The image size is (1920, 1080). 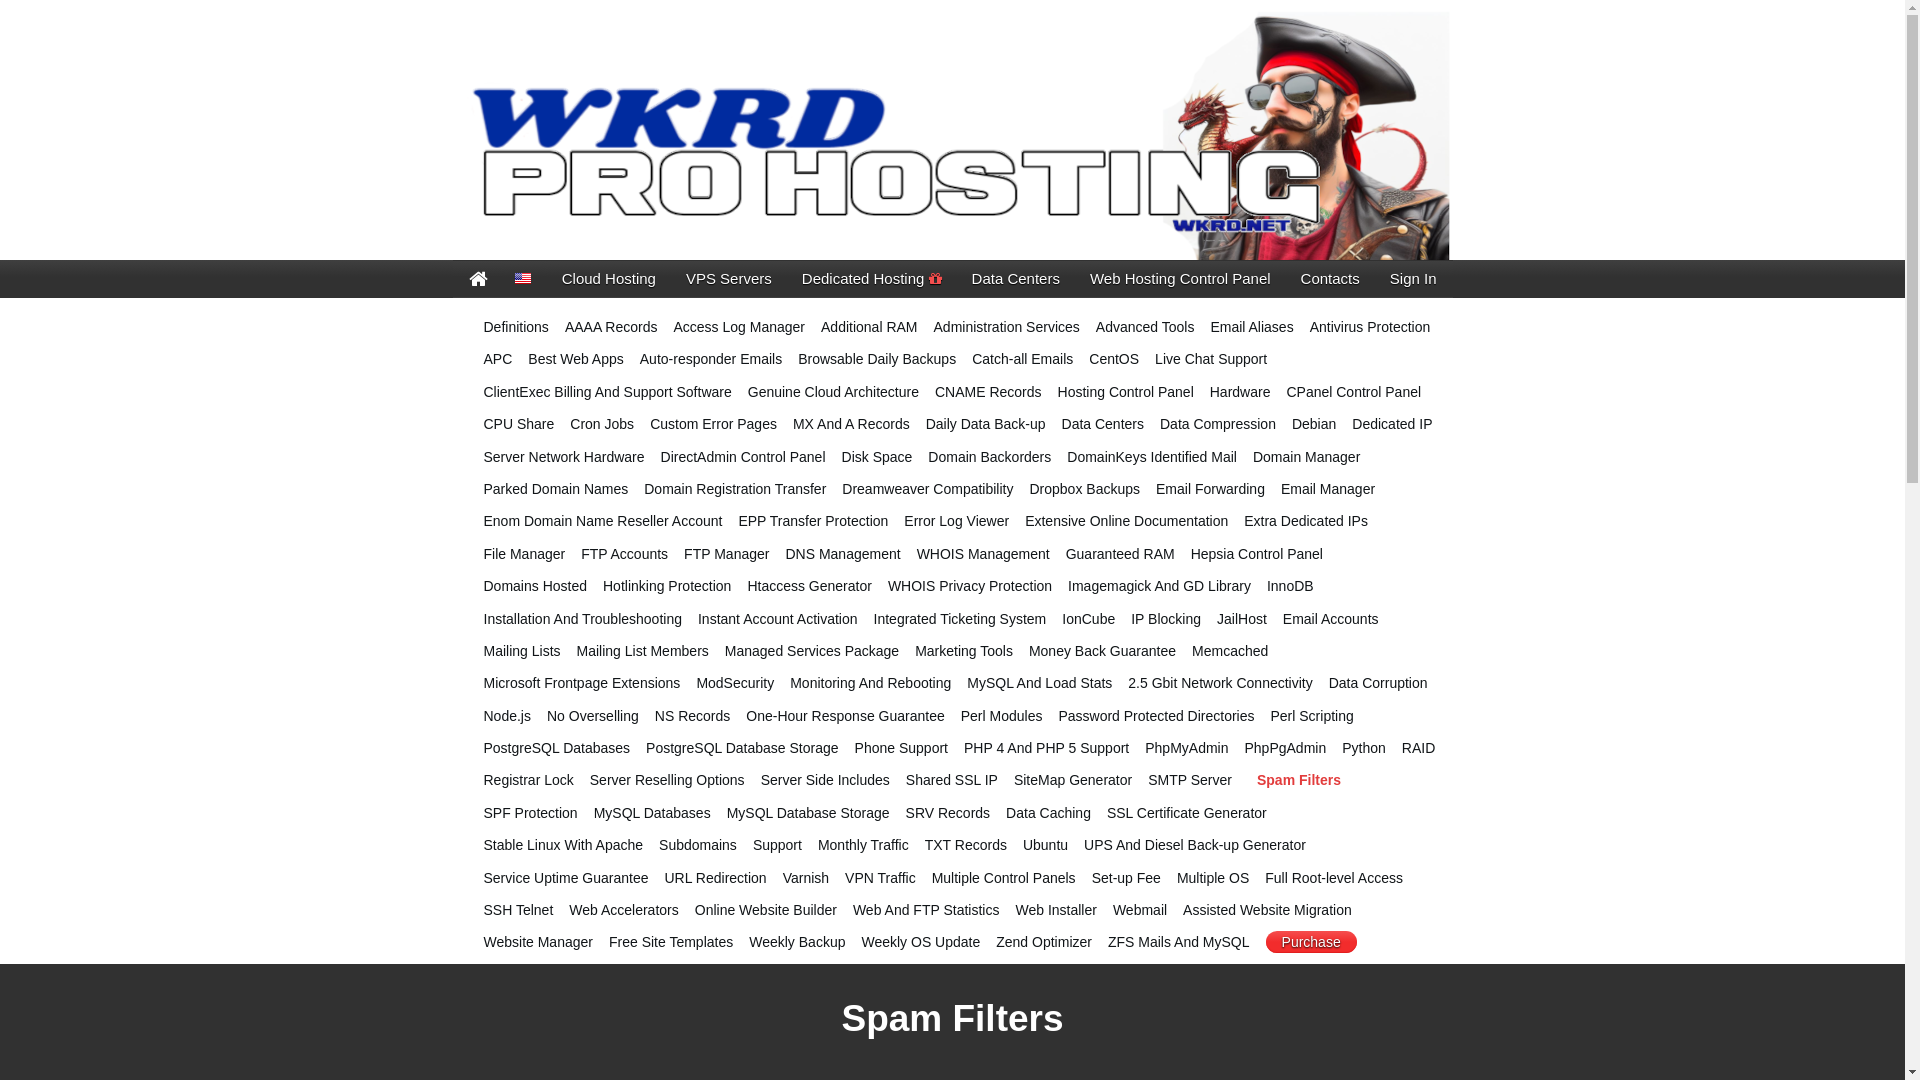 What do you see at coordinates (667, 778) in the screenshot?
I see `'Server Reselling Options'` at bounding box center [667, 778].